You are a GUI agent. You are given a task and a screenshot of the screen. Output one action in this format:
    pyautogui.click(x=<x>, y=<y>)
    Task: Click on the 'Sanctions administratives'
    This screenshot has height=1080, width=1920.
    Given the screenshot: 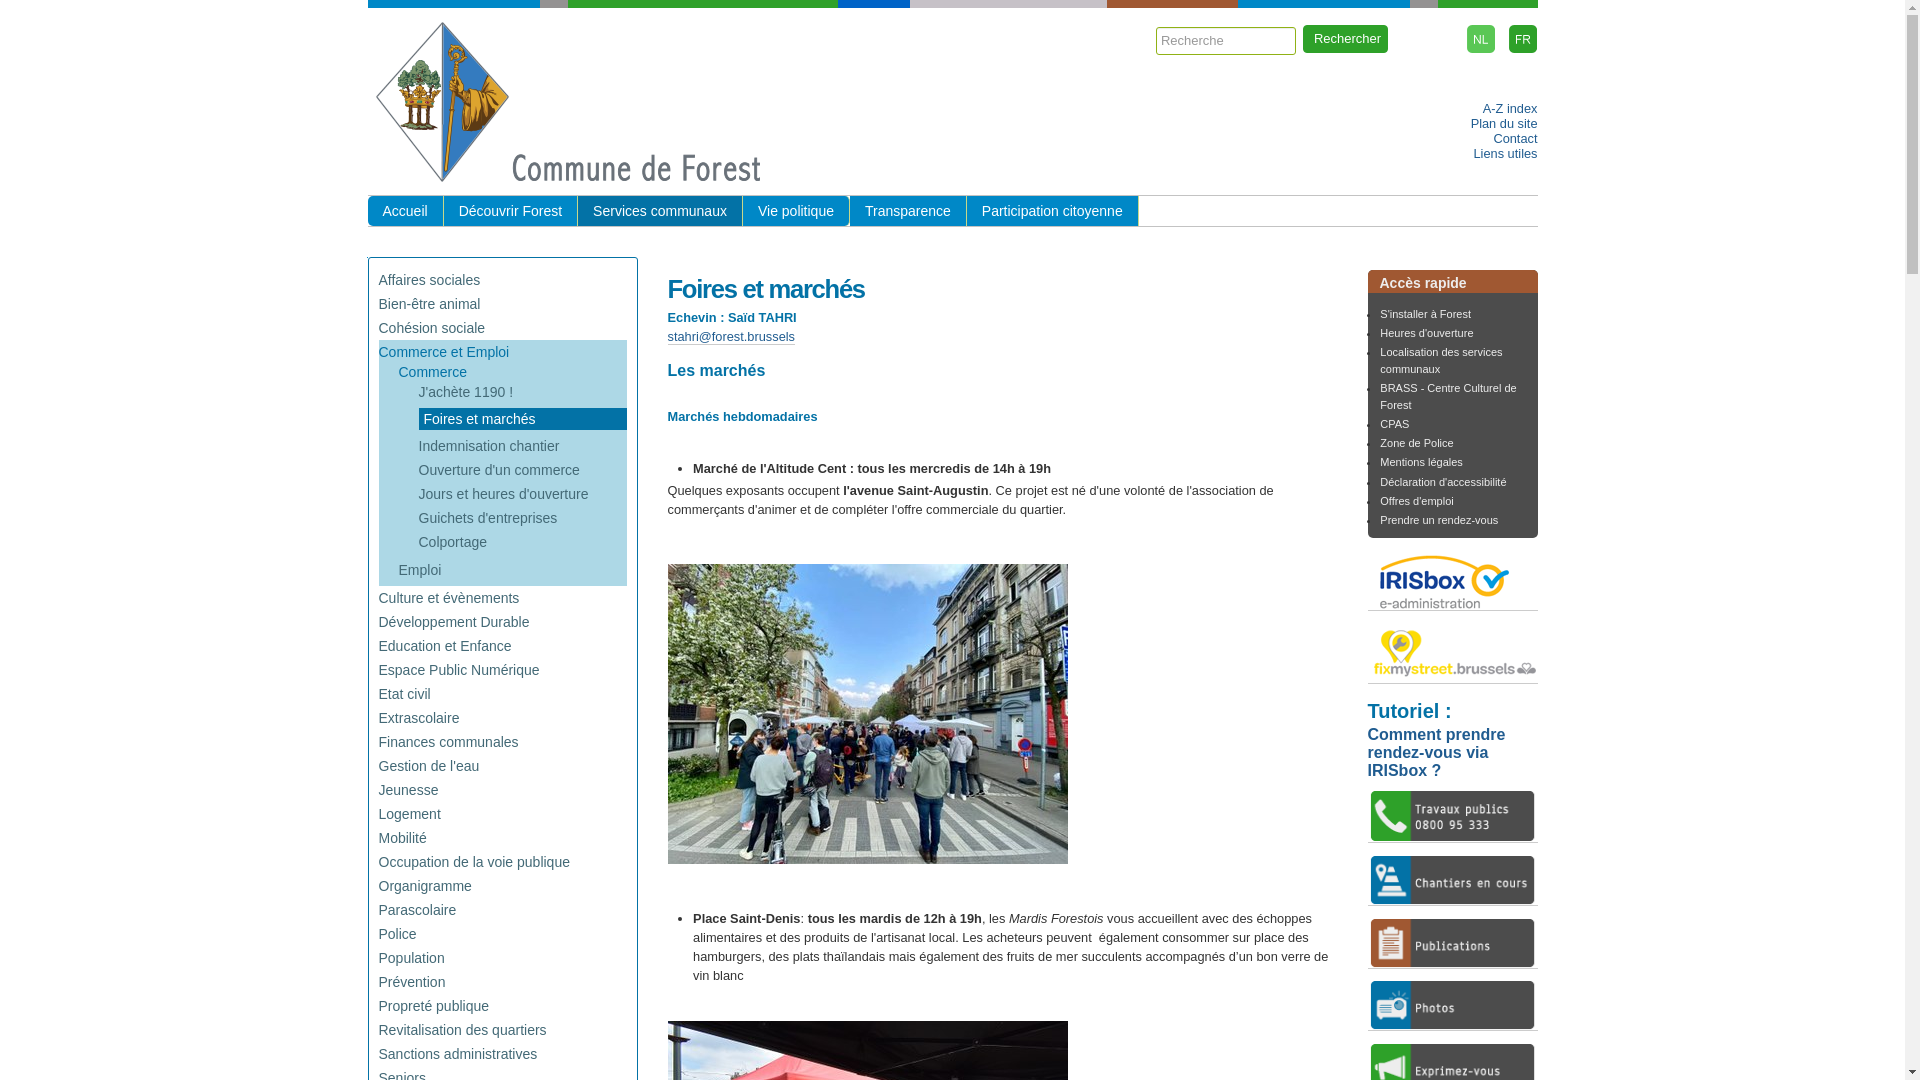 What is the action you would take?
    pyautogui.click(x=456, y=1052)
    